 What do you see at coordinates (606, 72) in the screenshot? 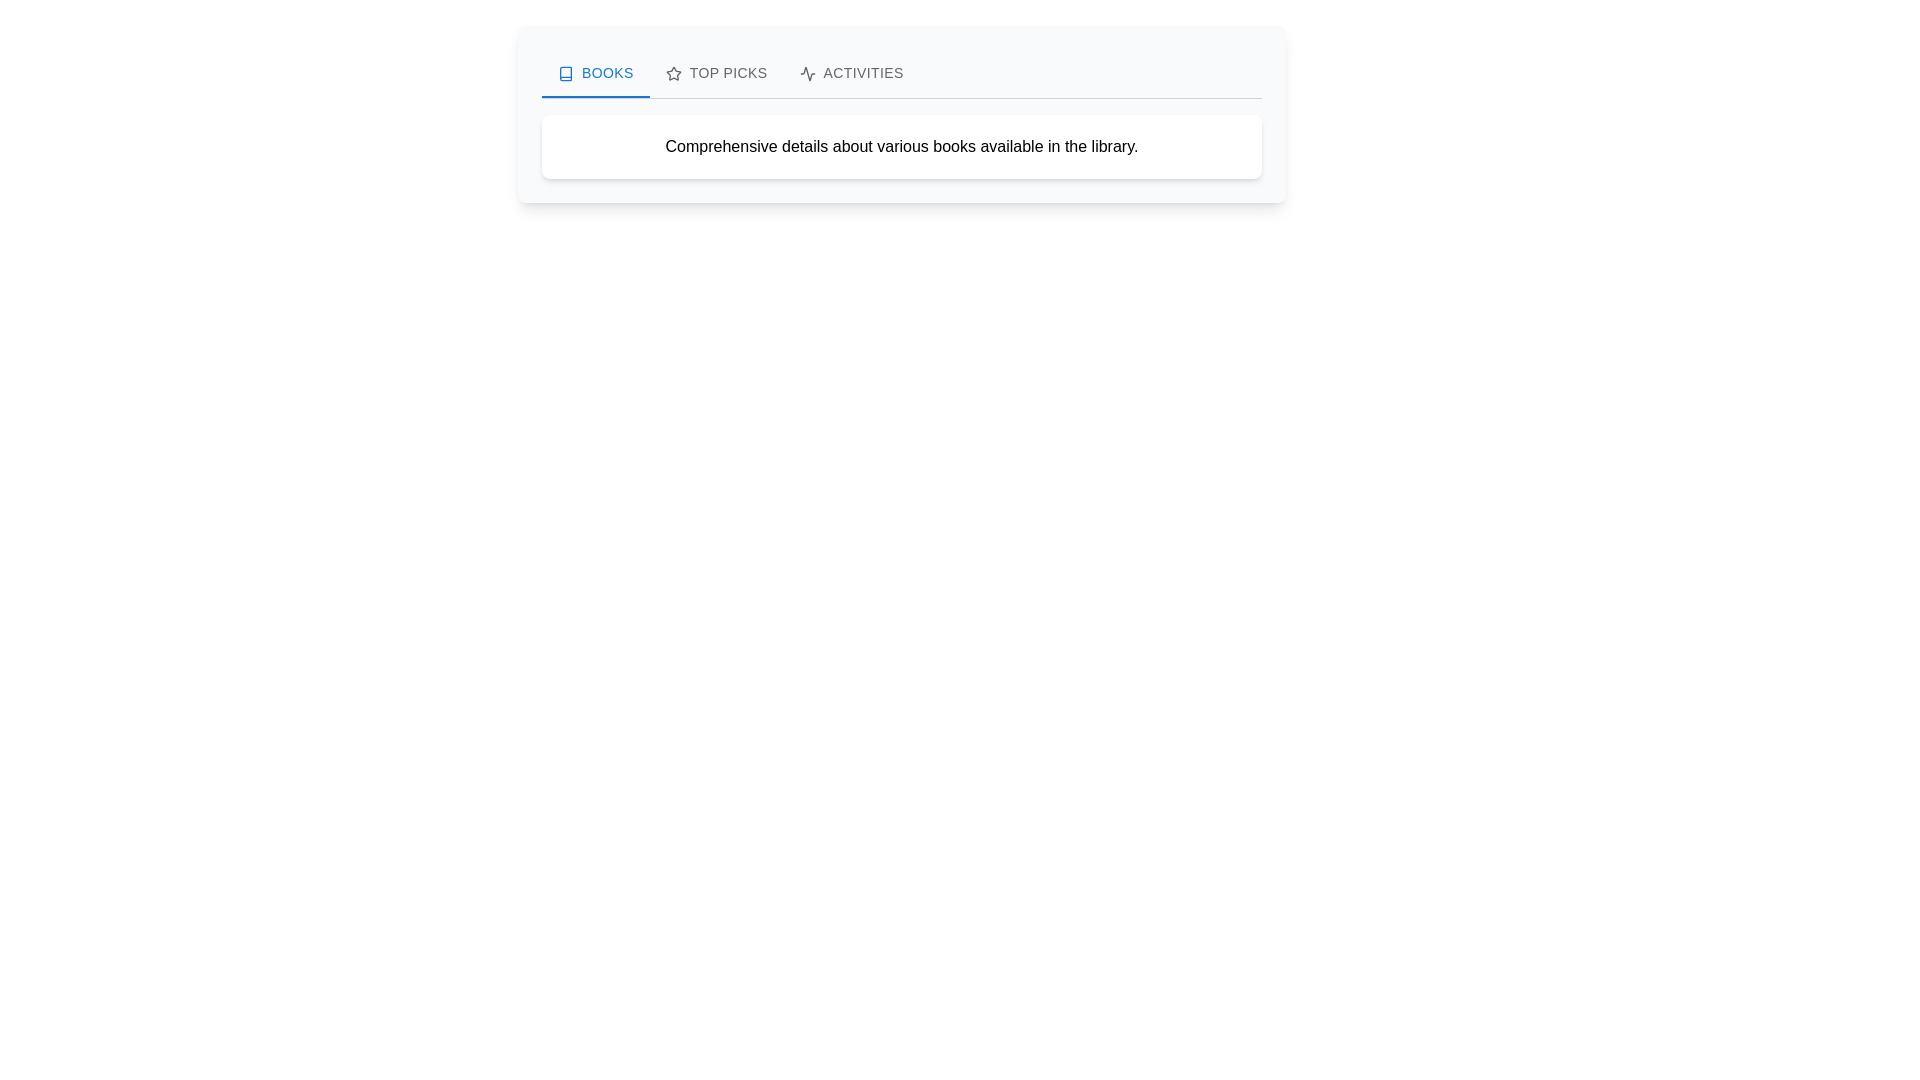
I see `the text label displaying 'BOOKS' in uppercase letters, styled with a blue font` at bounding box center [606, 72].